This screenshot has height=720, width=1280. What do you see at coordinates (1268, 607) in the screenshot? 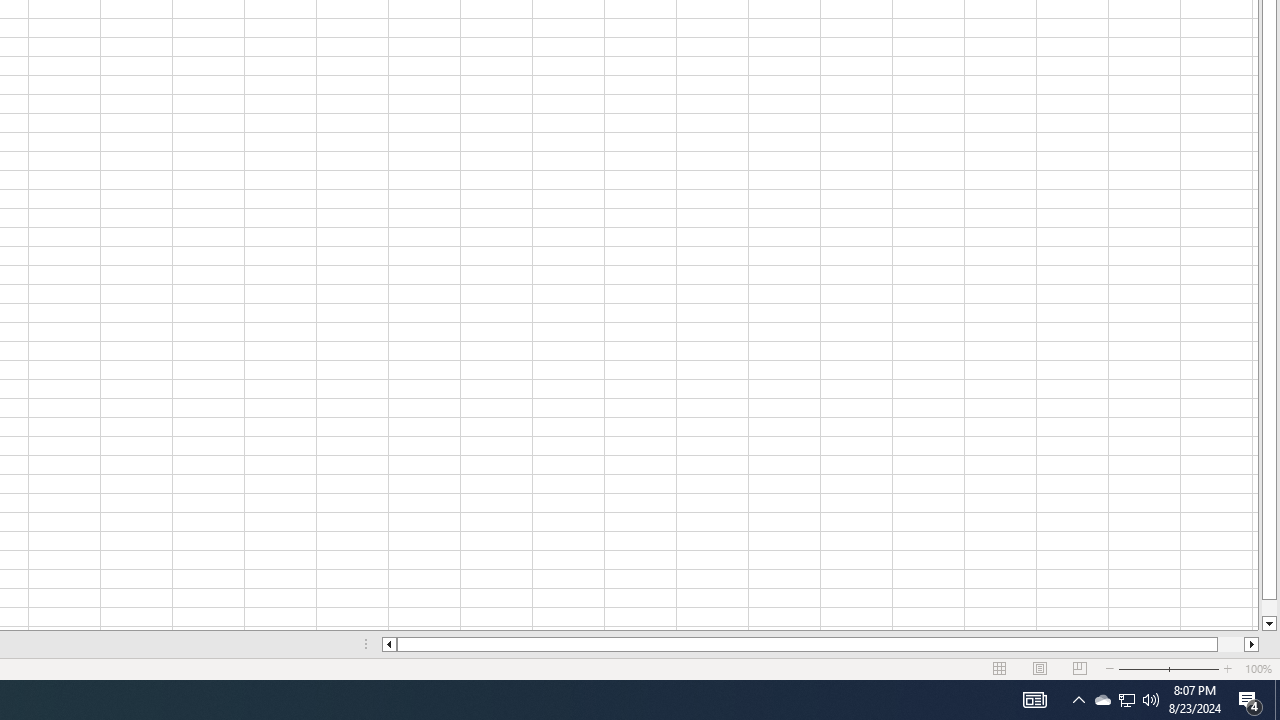
I see `'Page down'` at bounding box center [1268, 607].